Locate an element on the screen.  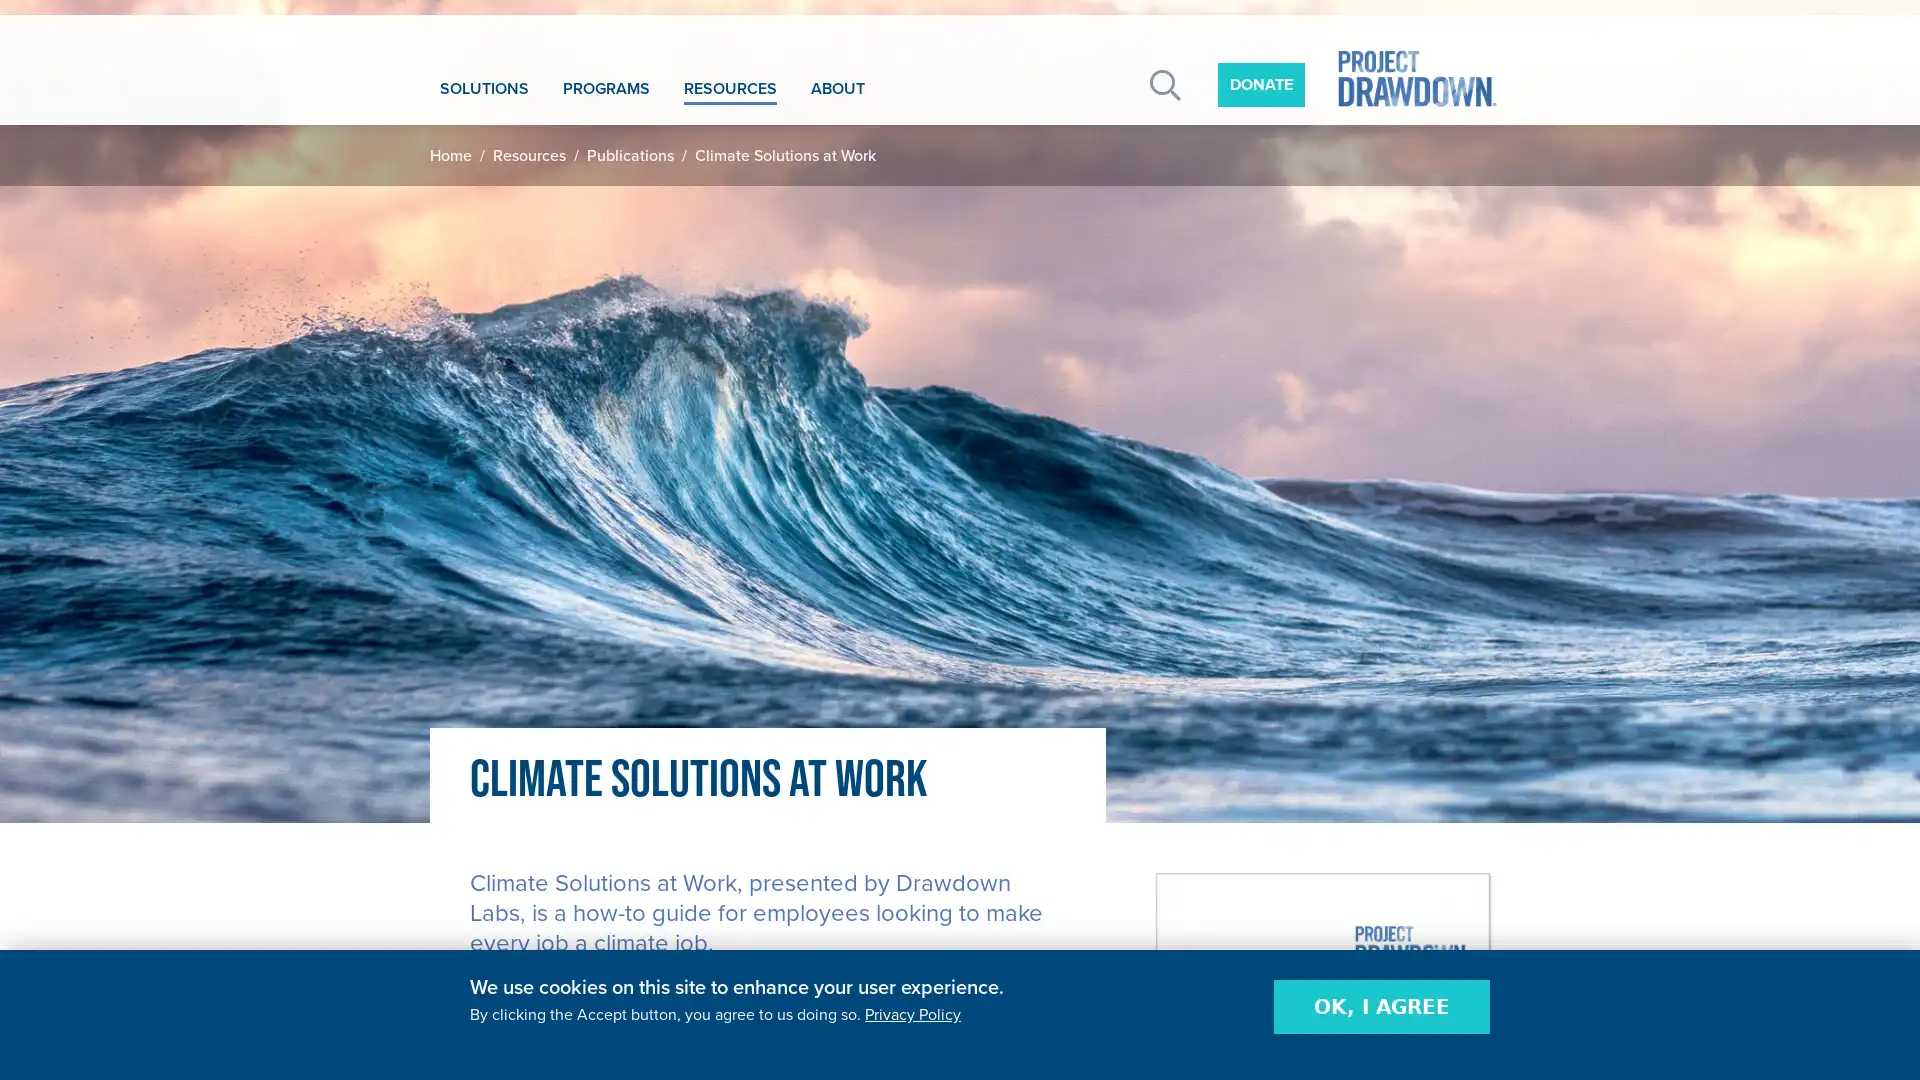
Search Full Site is located at coordinates (1359, 195).